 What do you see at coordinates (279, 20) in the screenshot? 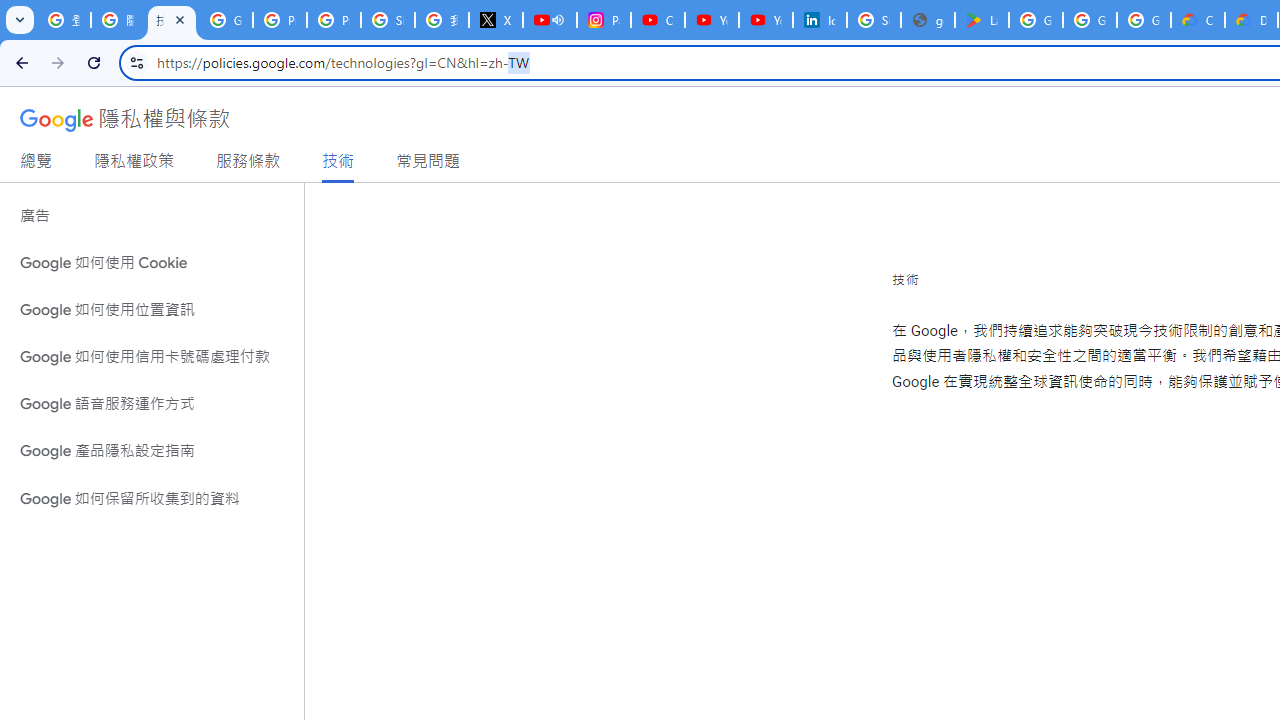
I see `'Privacy Help Center - Policies Help'` at bounding box center [279, 20].